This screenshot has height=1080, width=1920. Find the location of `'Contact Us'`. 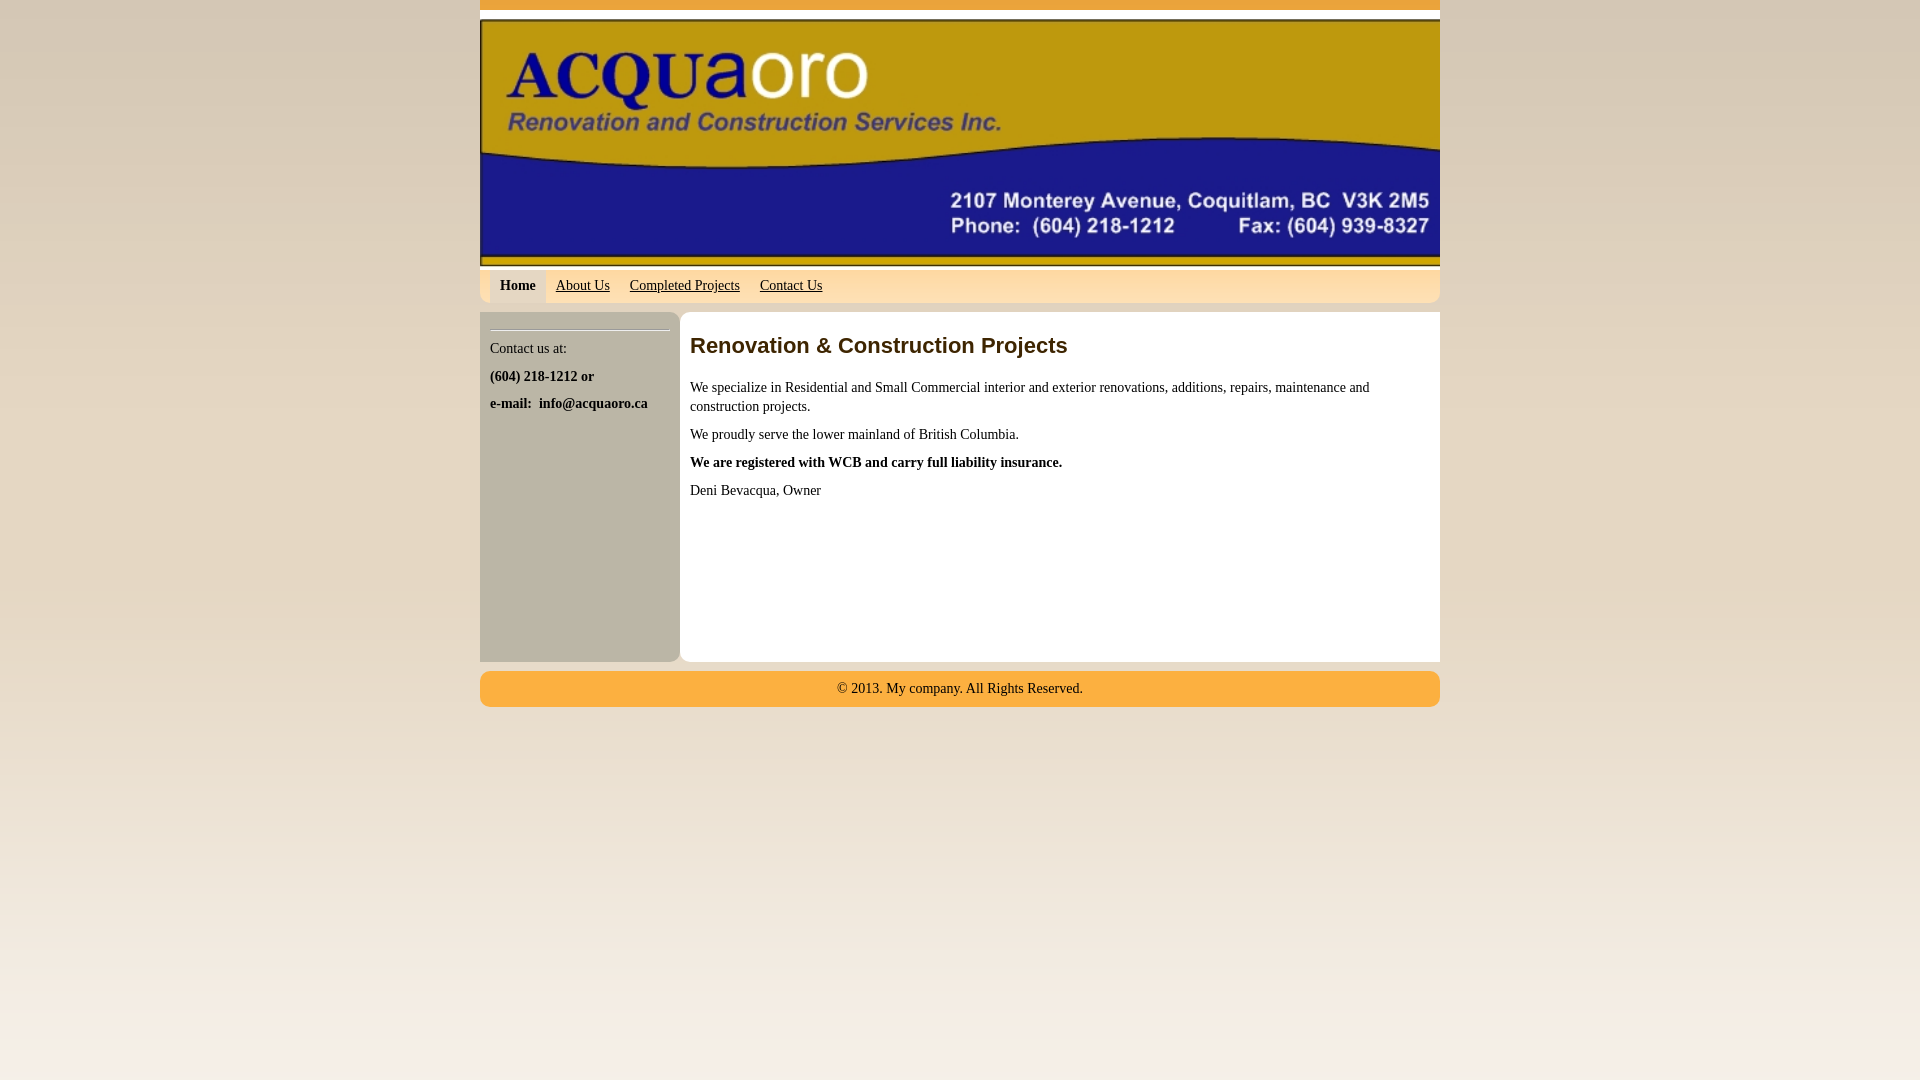

'Contact Us' is located at coordinates (790, 286).